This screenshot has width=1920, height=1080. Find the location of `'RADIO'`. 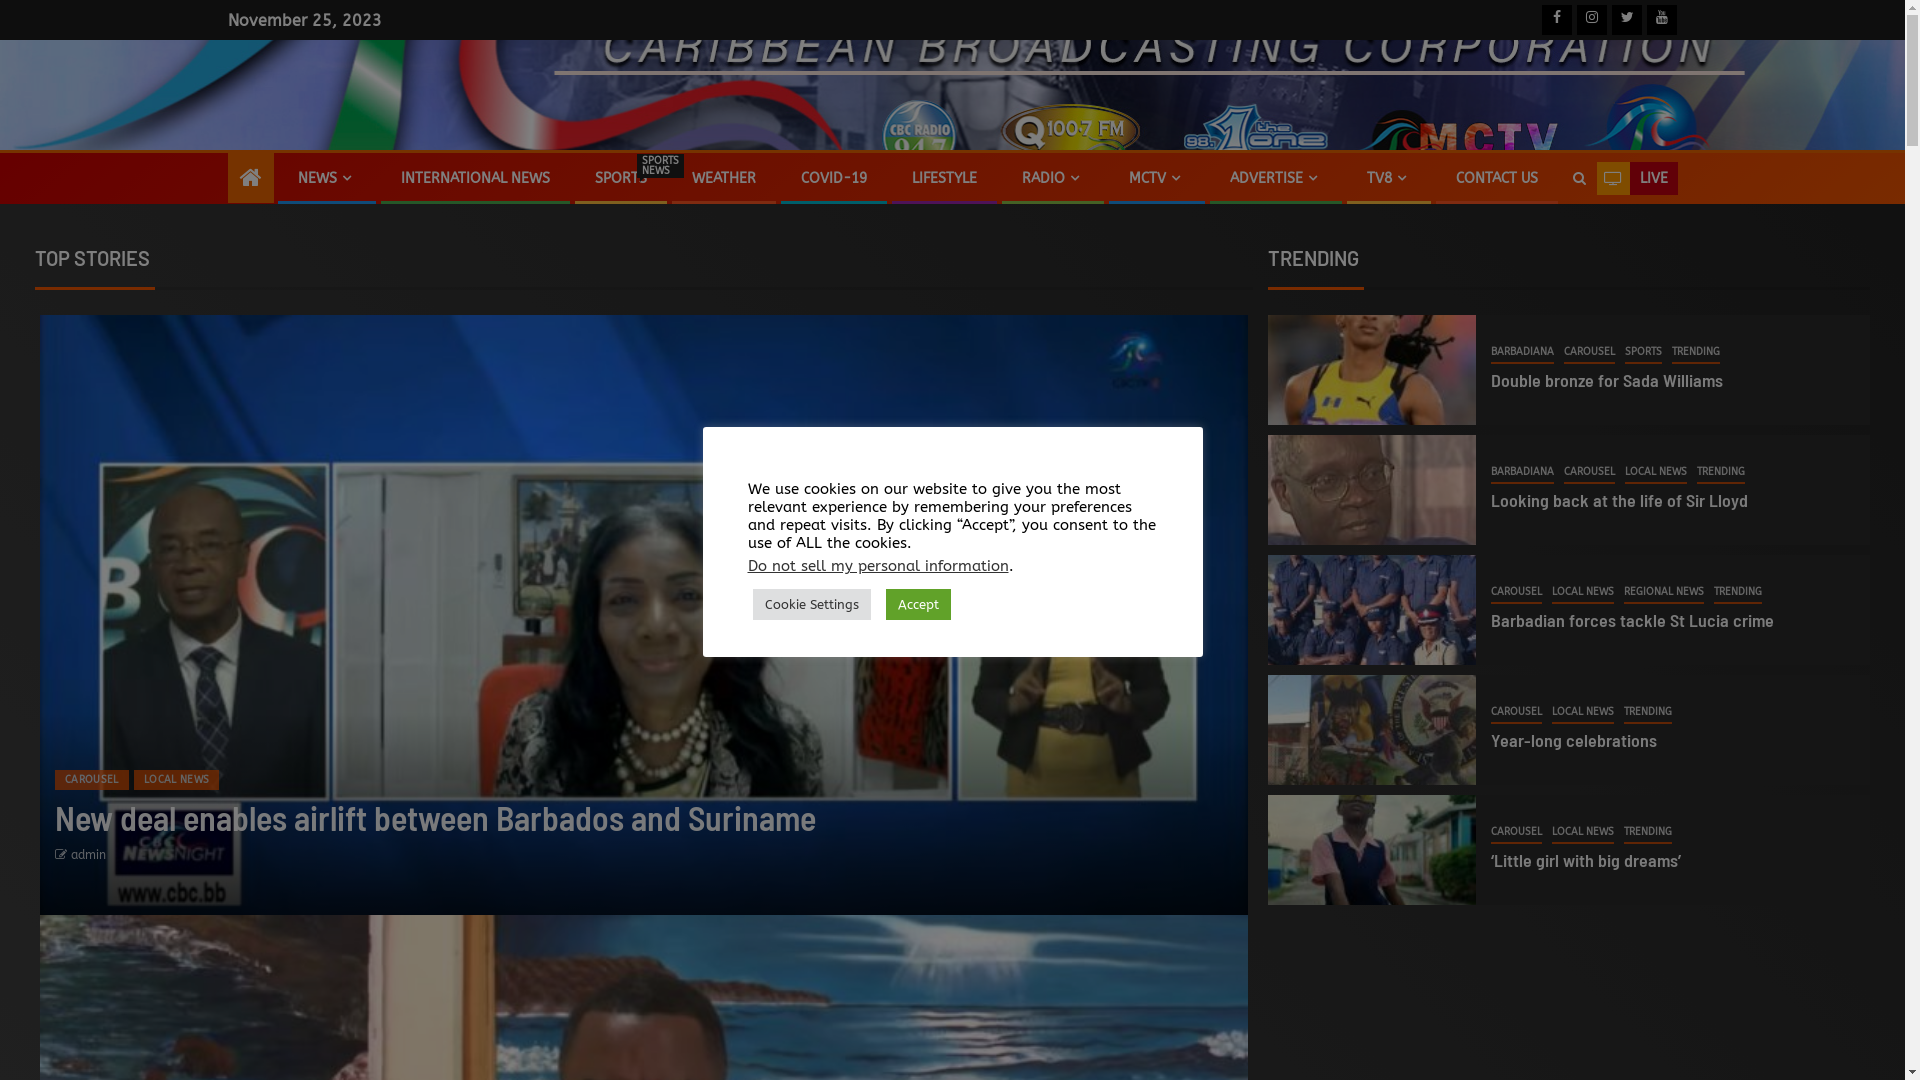

'RADIO' is located at coordinates (1051, 177).